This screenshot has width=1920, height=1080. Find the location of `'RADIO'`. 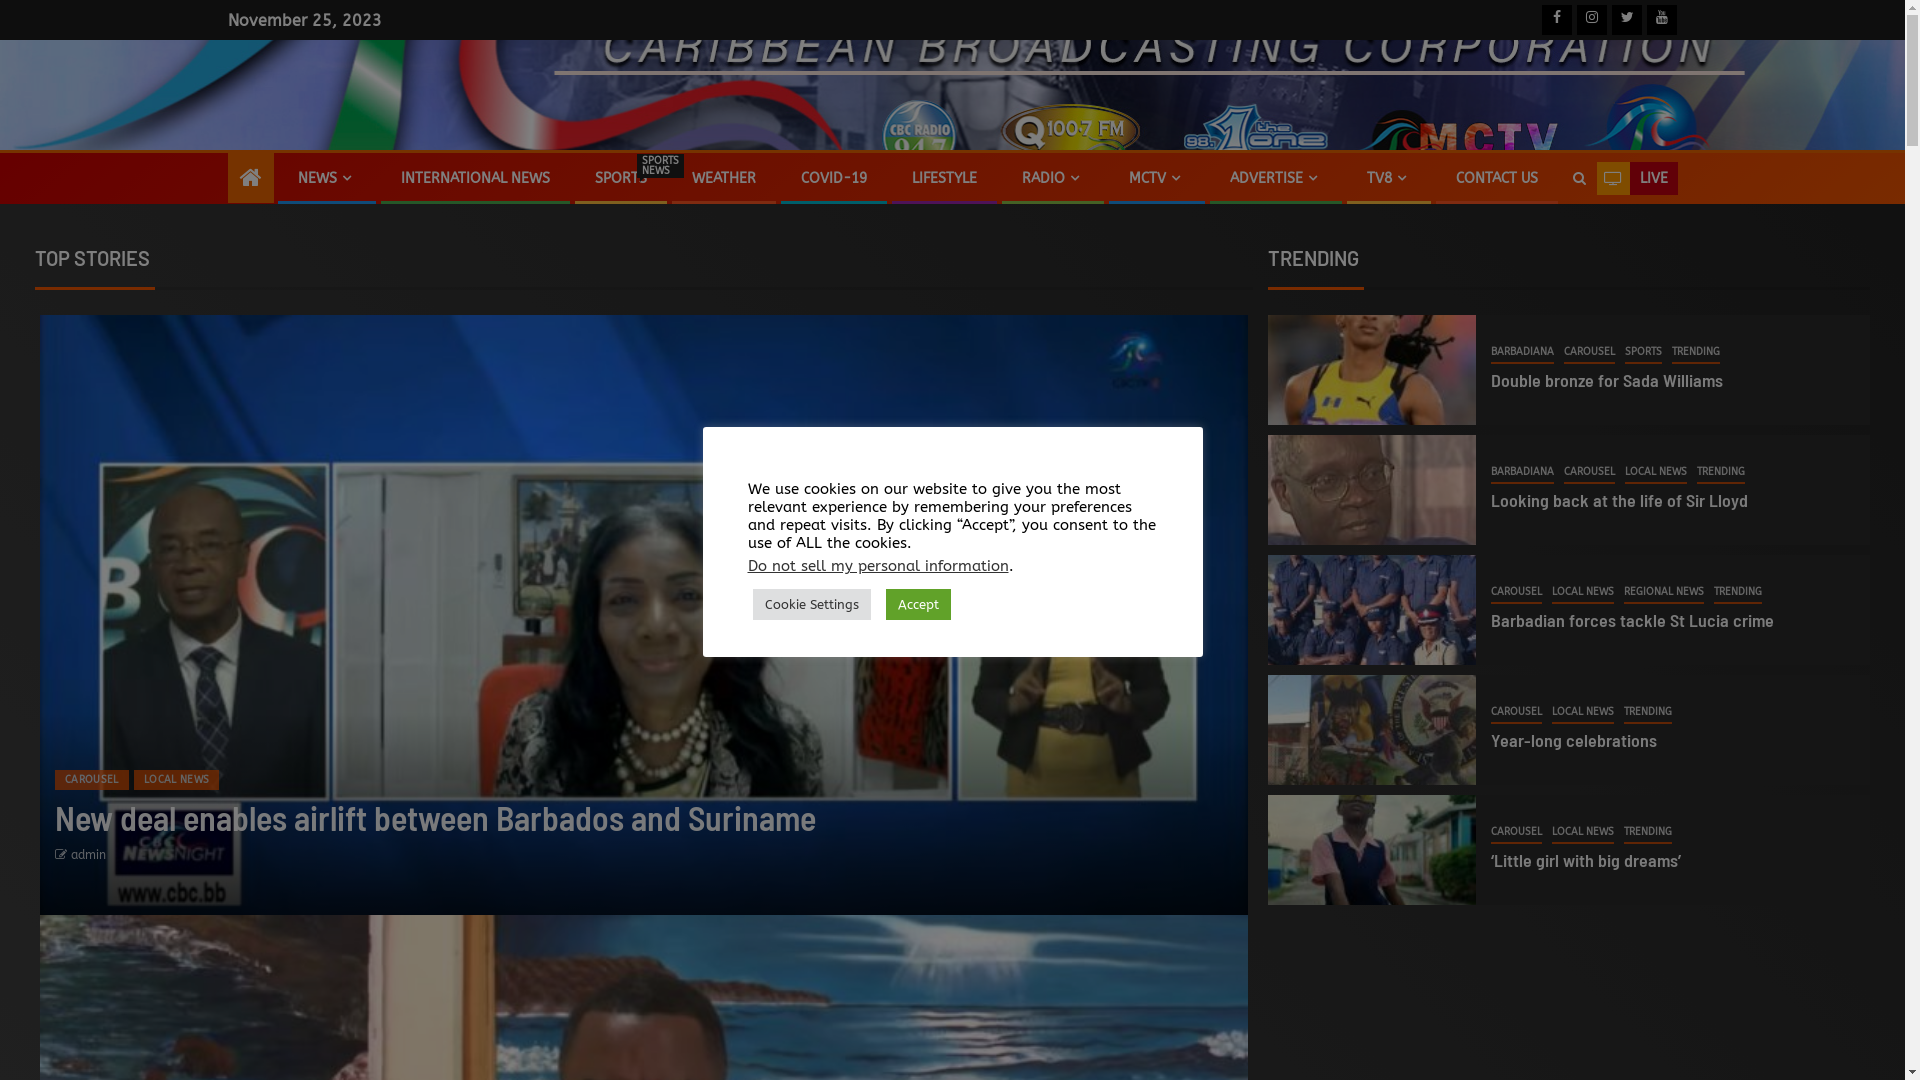

'RADIO' is located at coordinates (1051, 177).